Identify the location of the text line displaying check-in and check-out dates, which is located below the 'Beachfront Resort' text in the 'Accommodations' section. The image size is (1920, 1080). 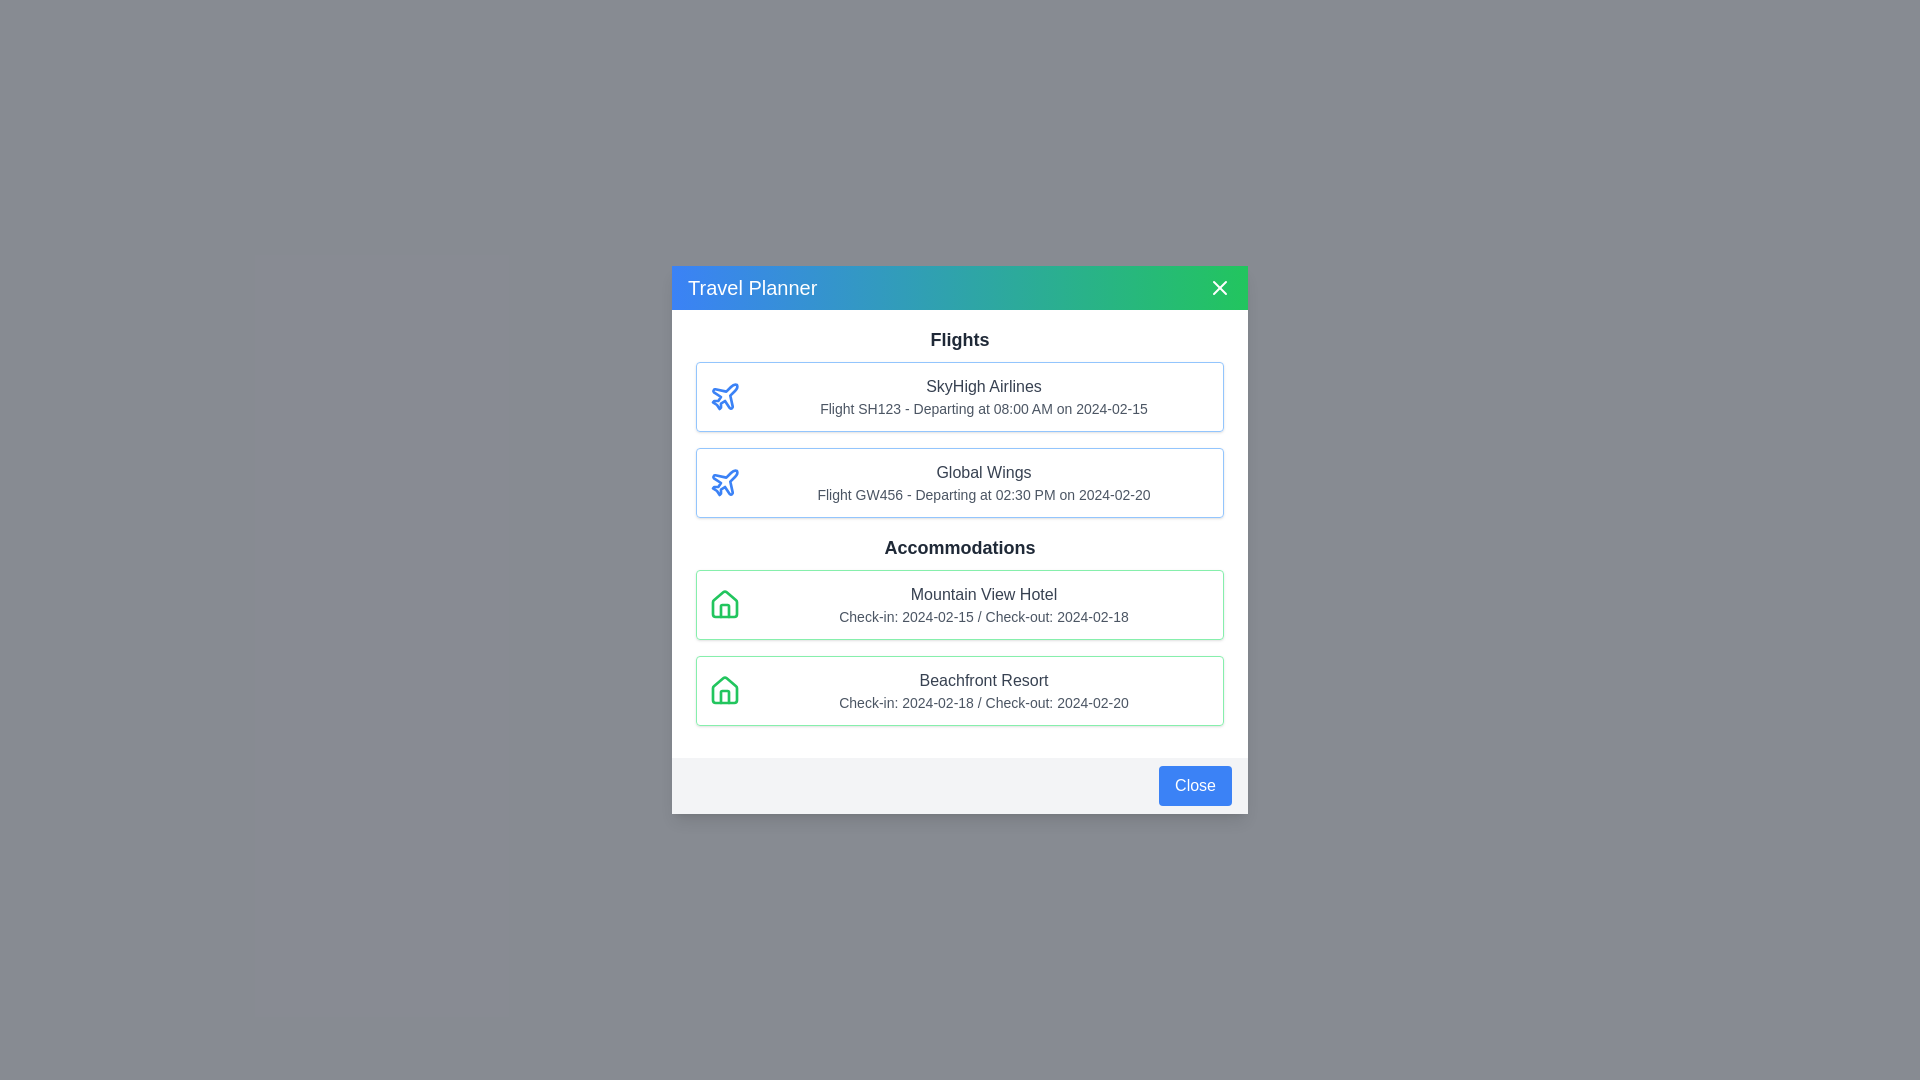
(983, 701).